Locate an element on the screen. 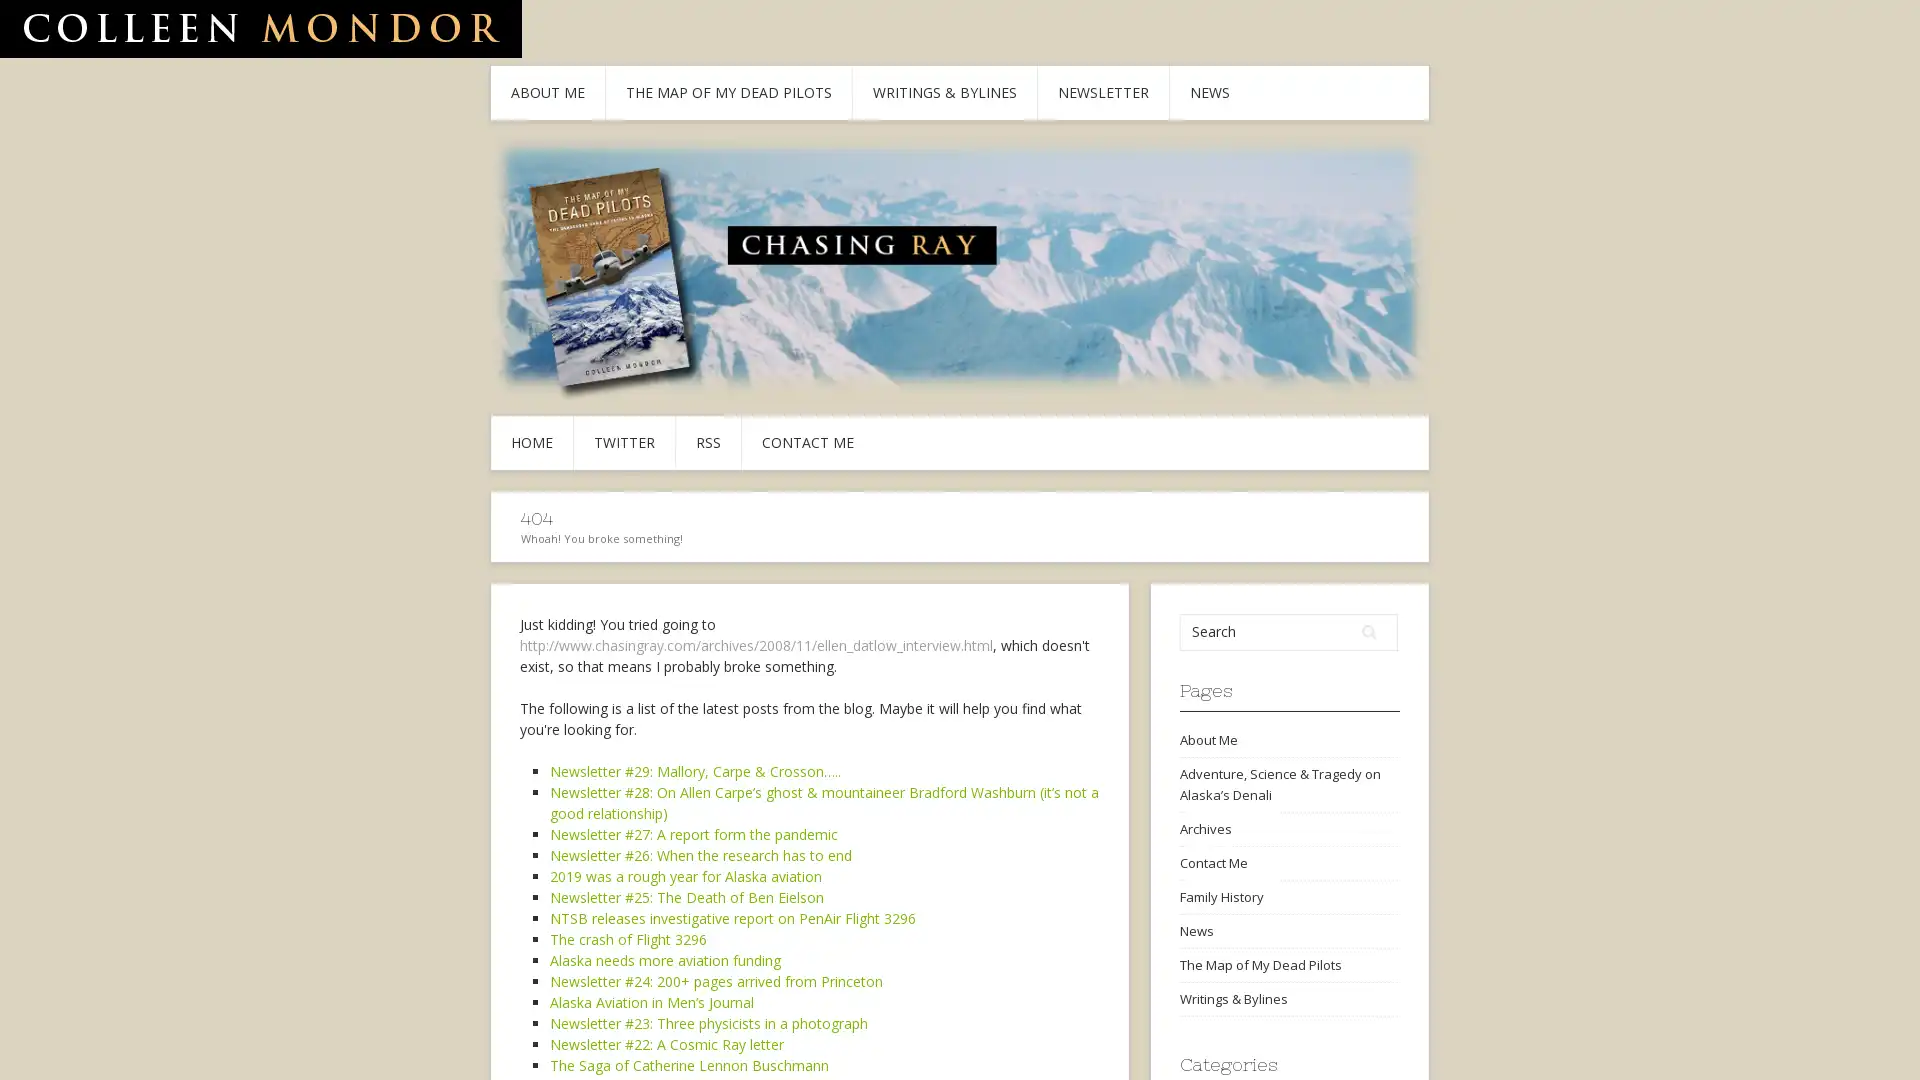 Image resolution: width=1920 pixels, height=1080 pixels. Search is located at coordinates (1368, 632).